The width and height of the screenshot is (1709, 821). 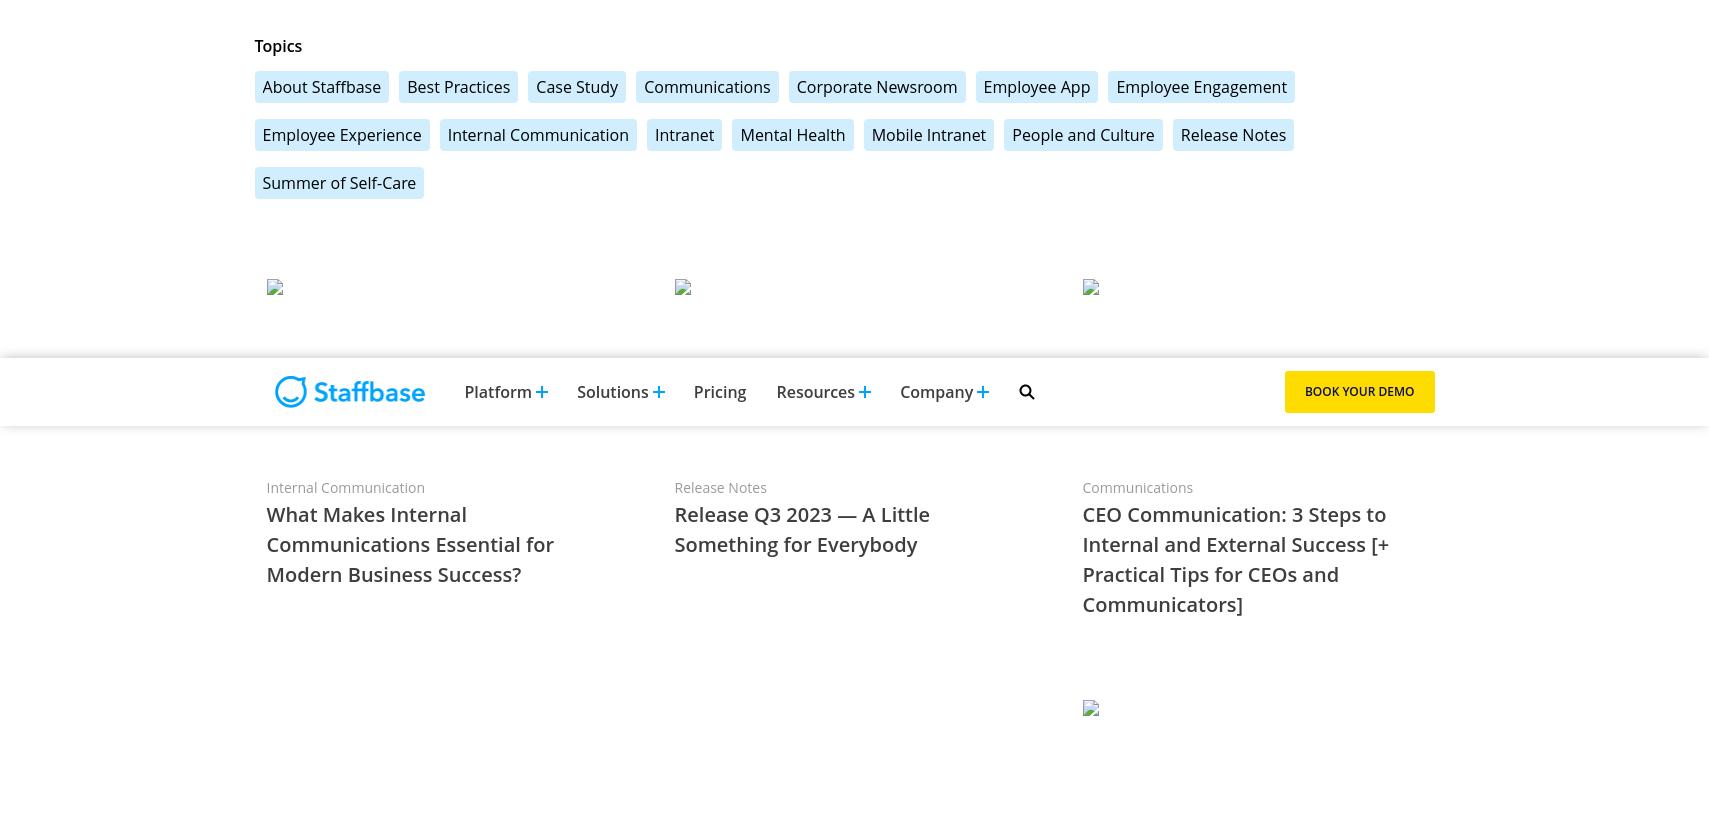 What do you see at coordinates (1098, 340) in the screenshot?
I see `'What is organizational resilience and how can communication help your business and its people mutually weather our increasingly disruptive world?'` at bounding box center [1098, 340].